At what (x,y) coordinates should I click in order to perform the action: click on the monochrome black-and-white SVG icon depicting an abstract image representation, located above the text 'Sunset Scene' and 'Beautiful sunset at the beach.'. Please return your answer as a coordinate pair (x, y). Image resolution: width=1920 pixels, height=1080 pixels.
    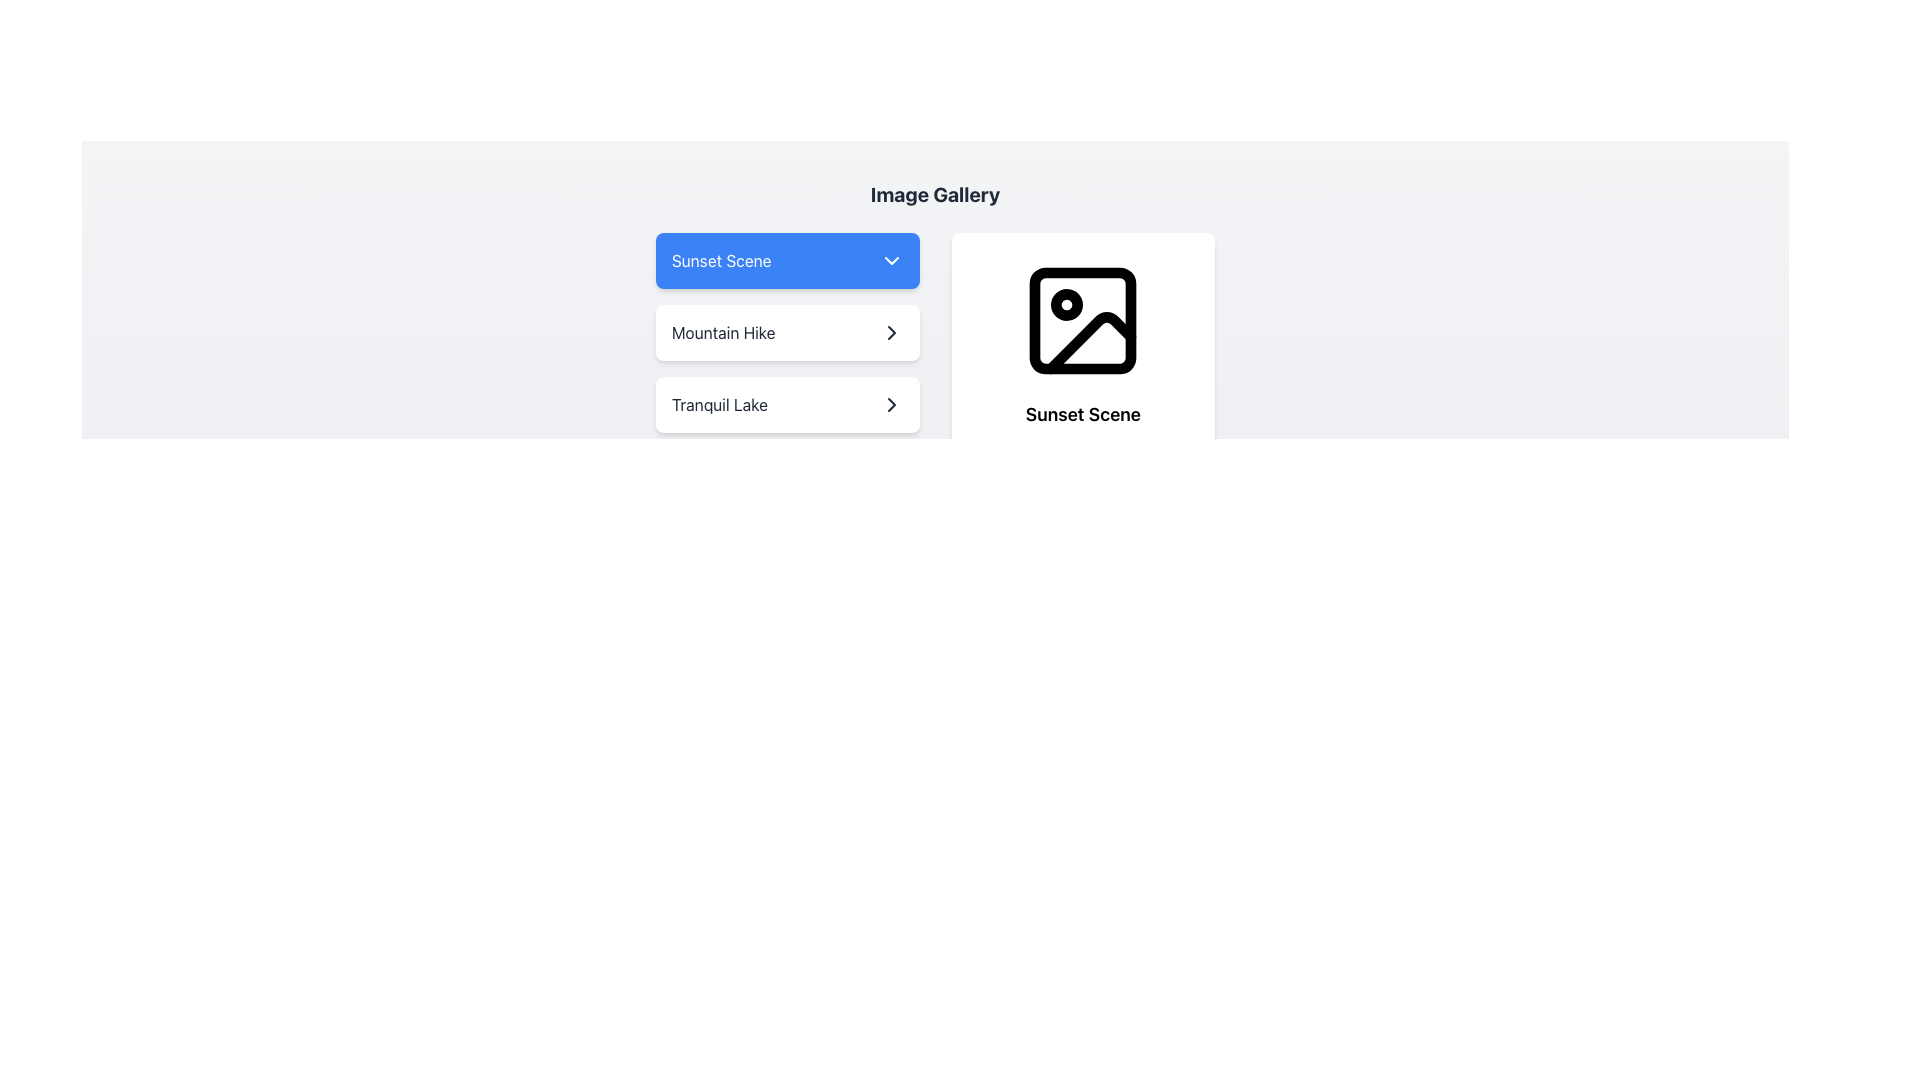
    Looking at the image, I should click on (1082, 319).